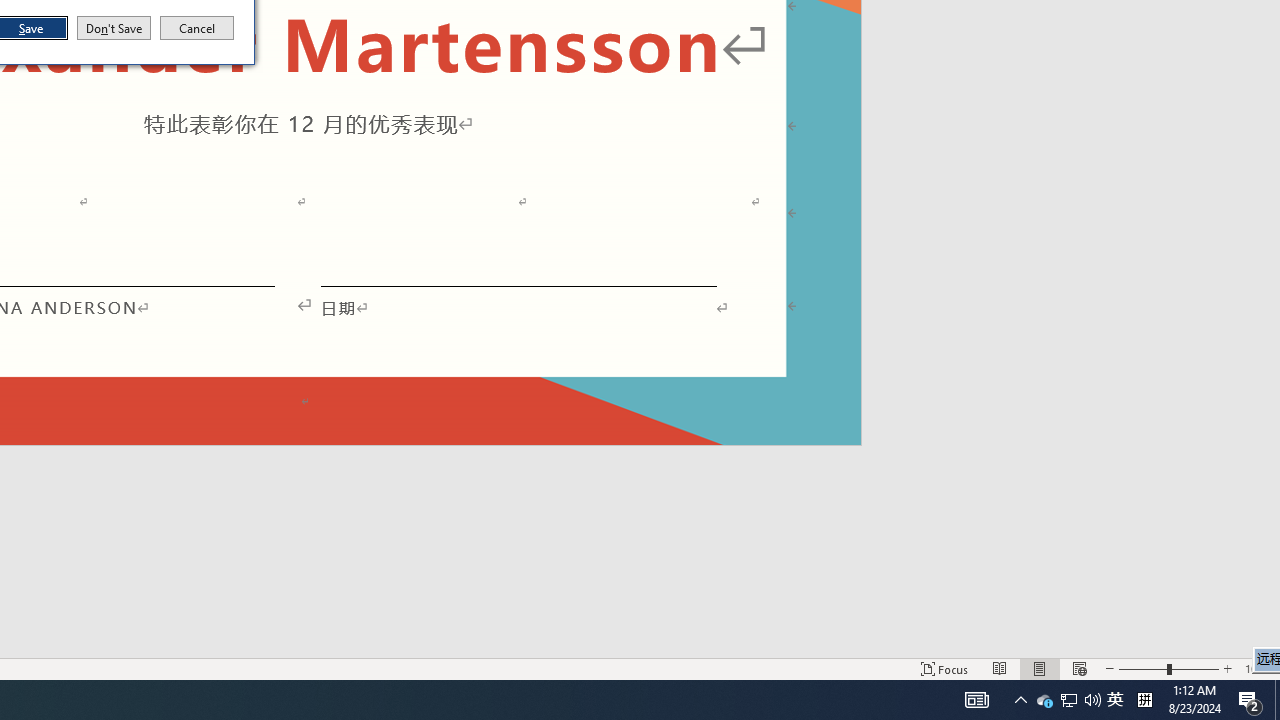 This screenshot has height=720, width=1280. I want to click on 'Notification Chevron', so click(1020, 698).